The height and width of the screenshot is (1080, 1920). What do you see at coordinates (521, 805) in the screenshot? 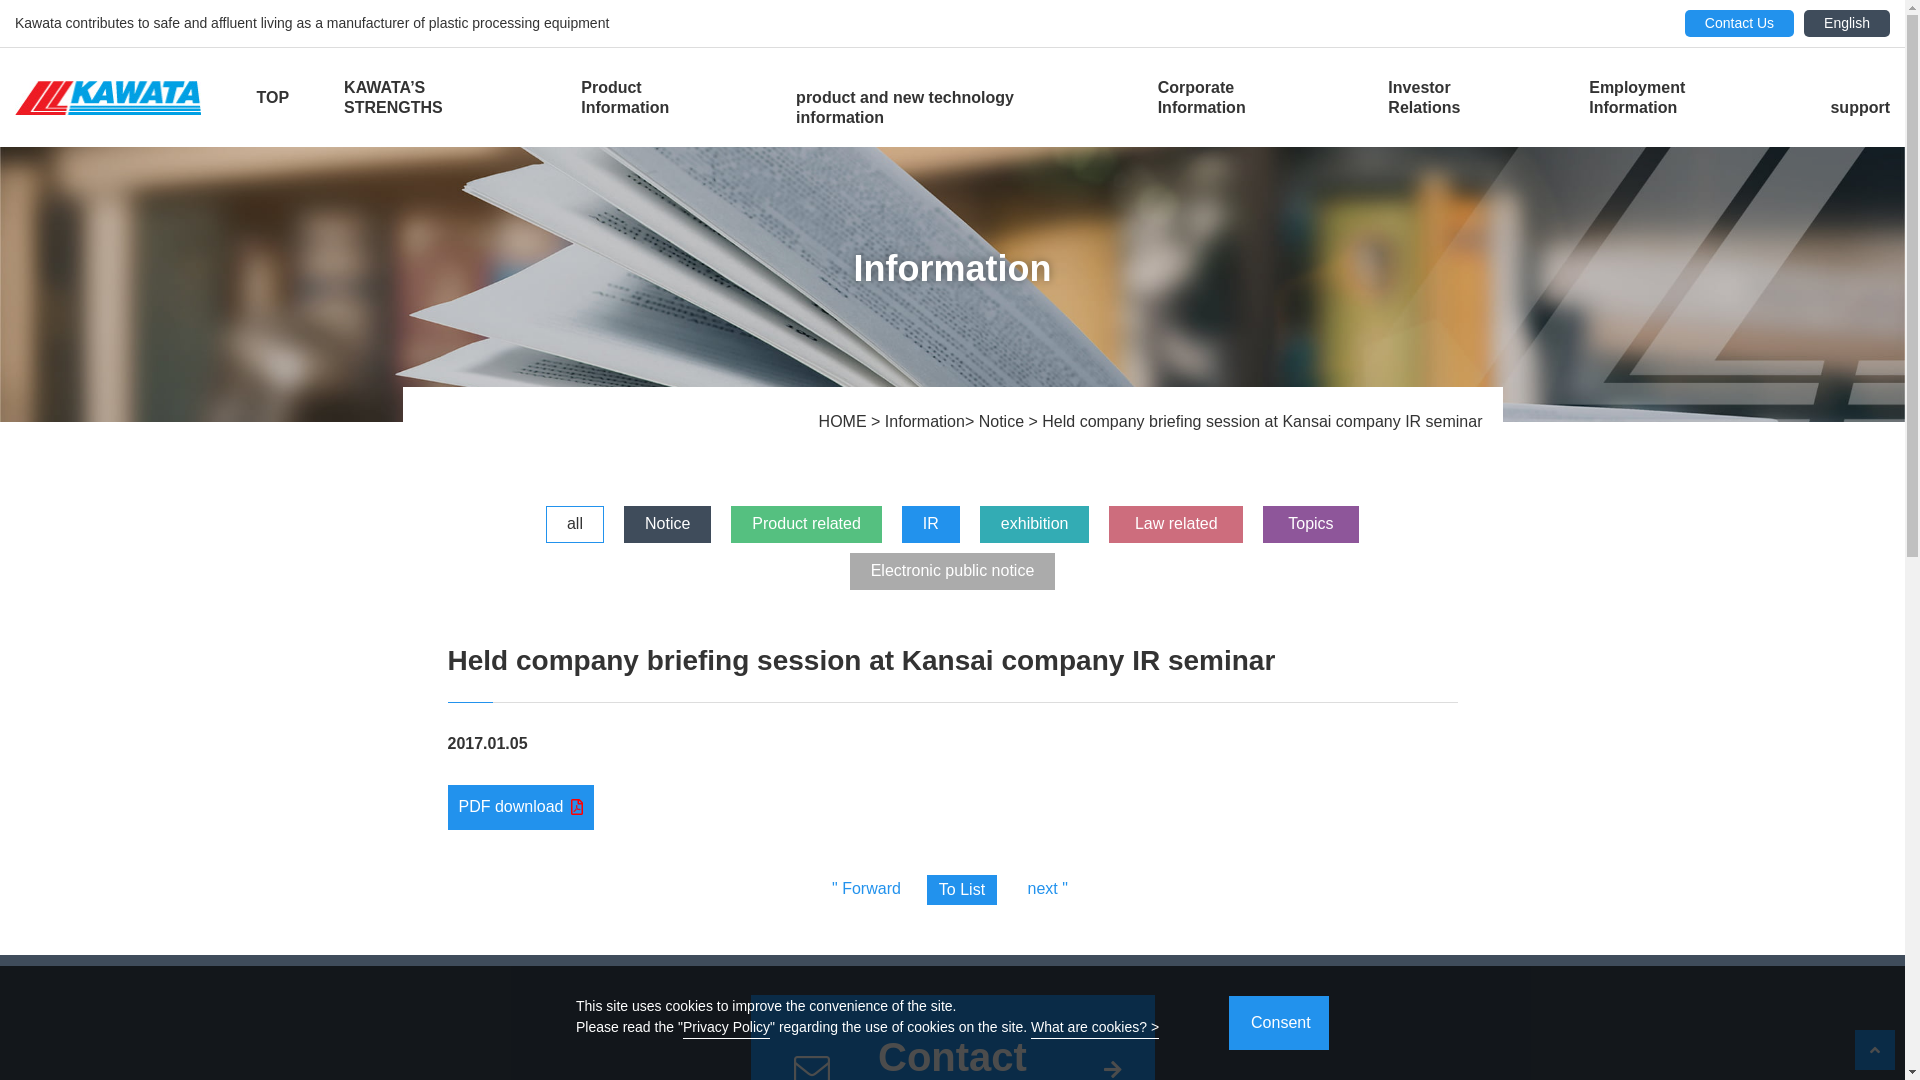
I see `'PDF download'` at bounding box center [521, 805].